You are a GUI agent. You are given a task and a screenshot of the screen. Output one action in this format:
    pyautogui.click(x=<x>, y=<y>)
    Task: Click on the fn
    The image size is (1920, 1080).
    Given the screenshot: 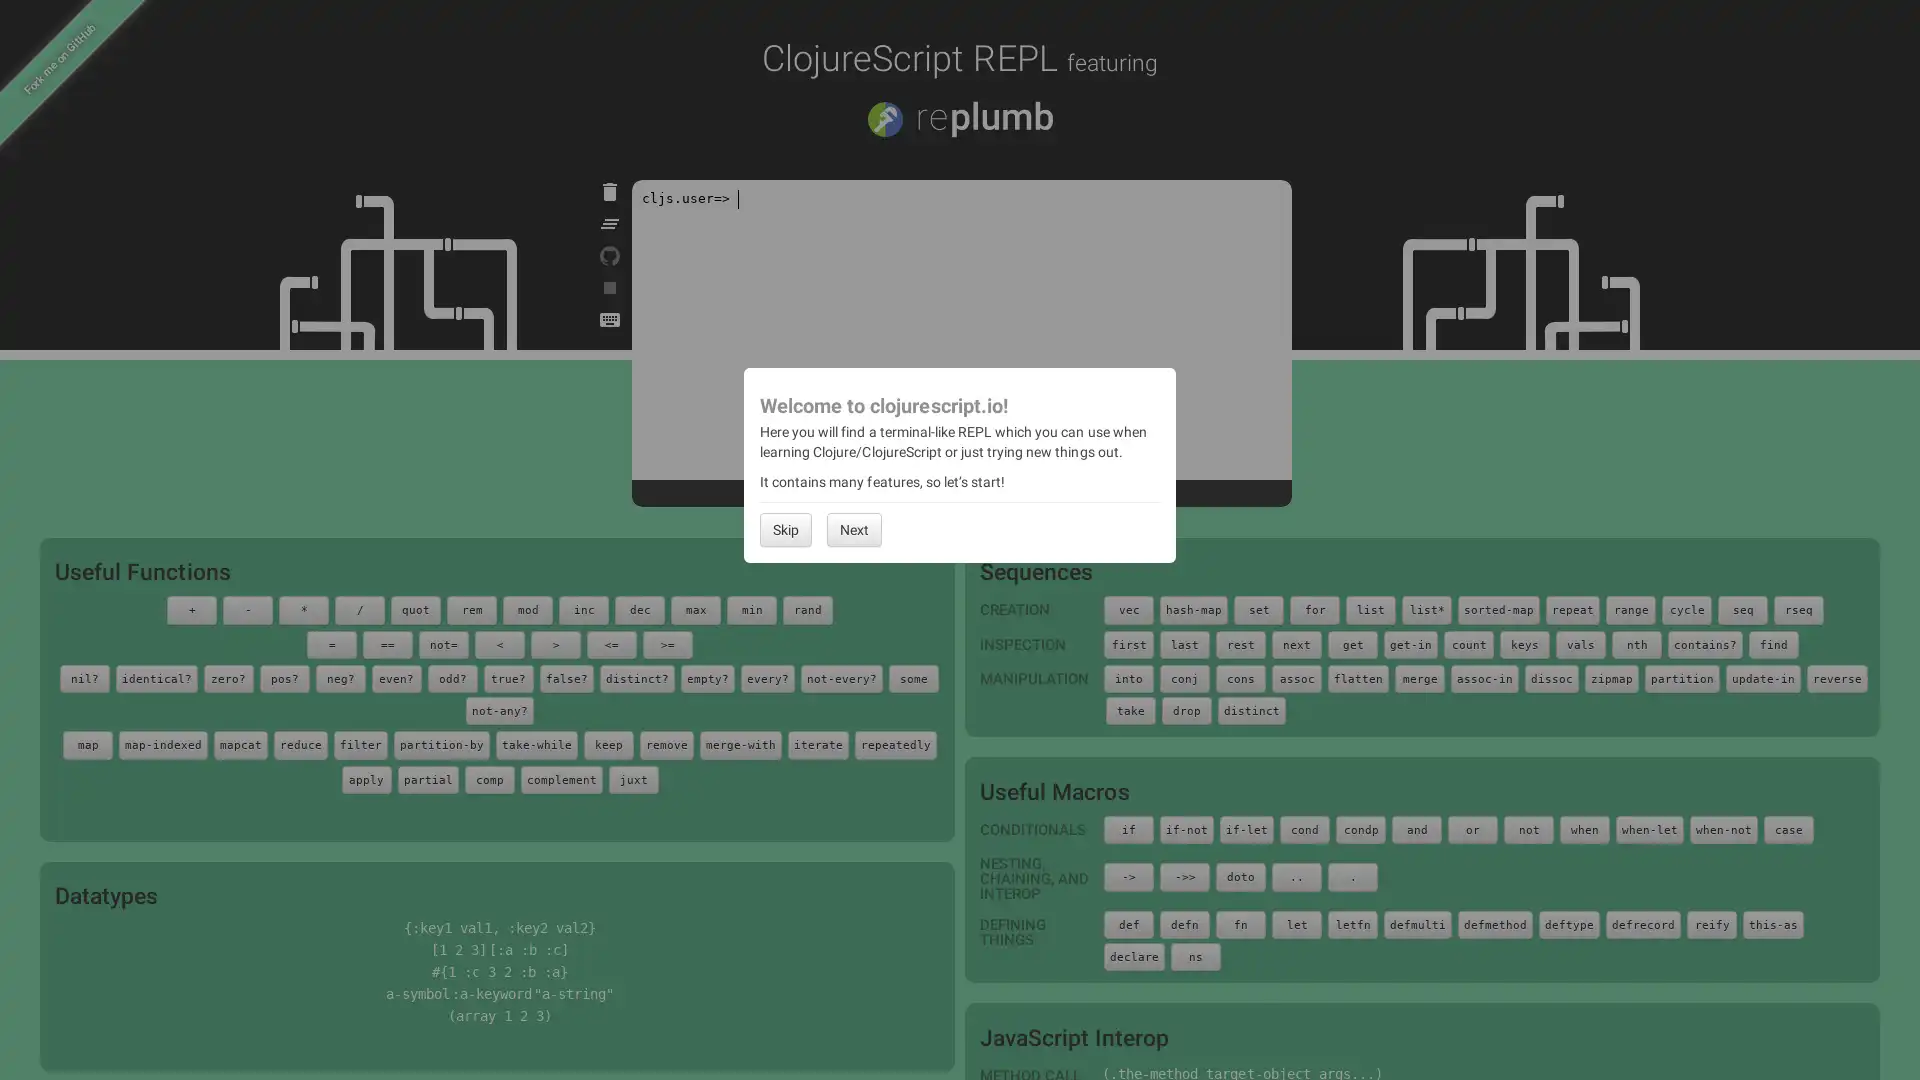 What is the action you would take?
    pyautogui.click(x=1240, y=924)
    